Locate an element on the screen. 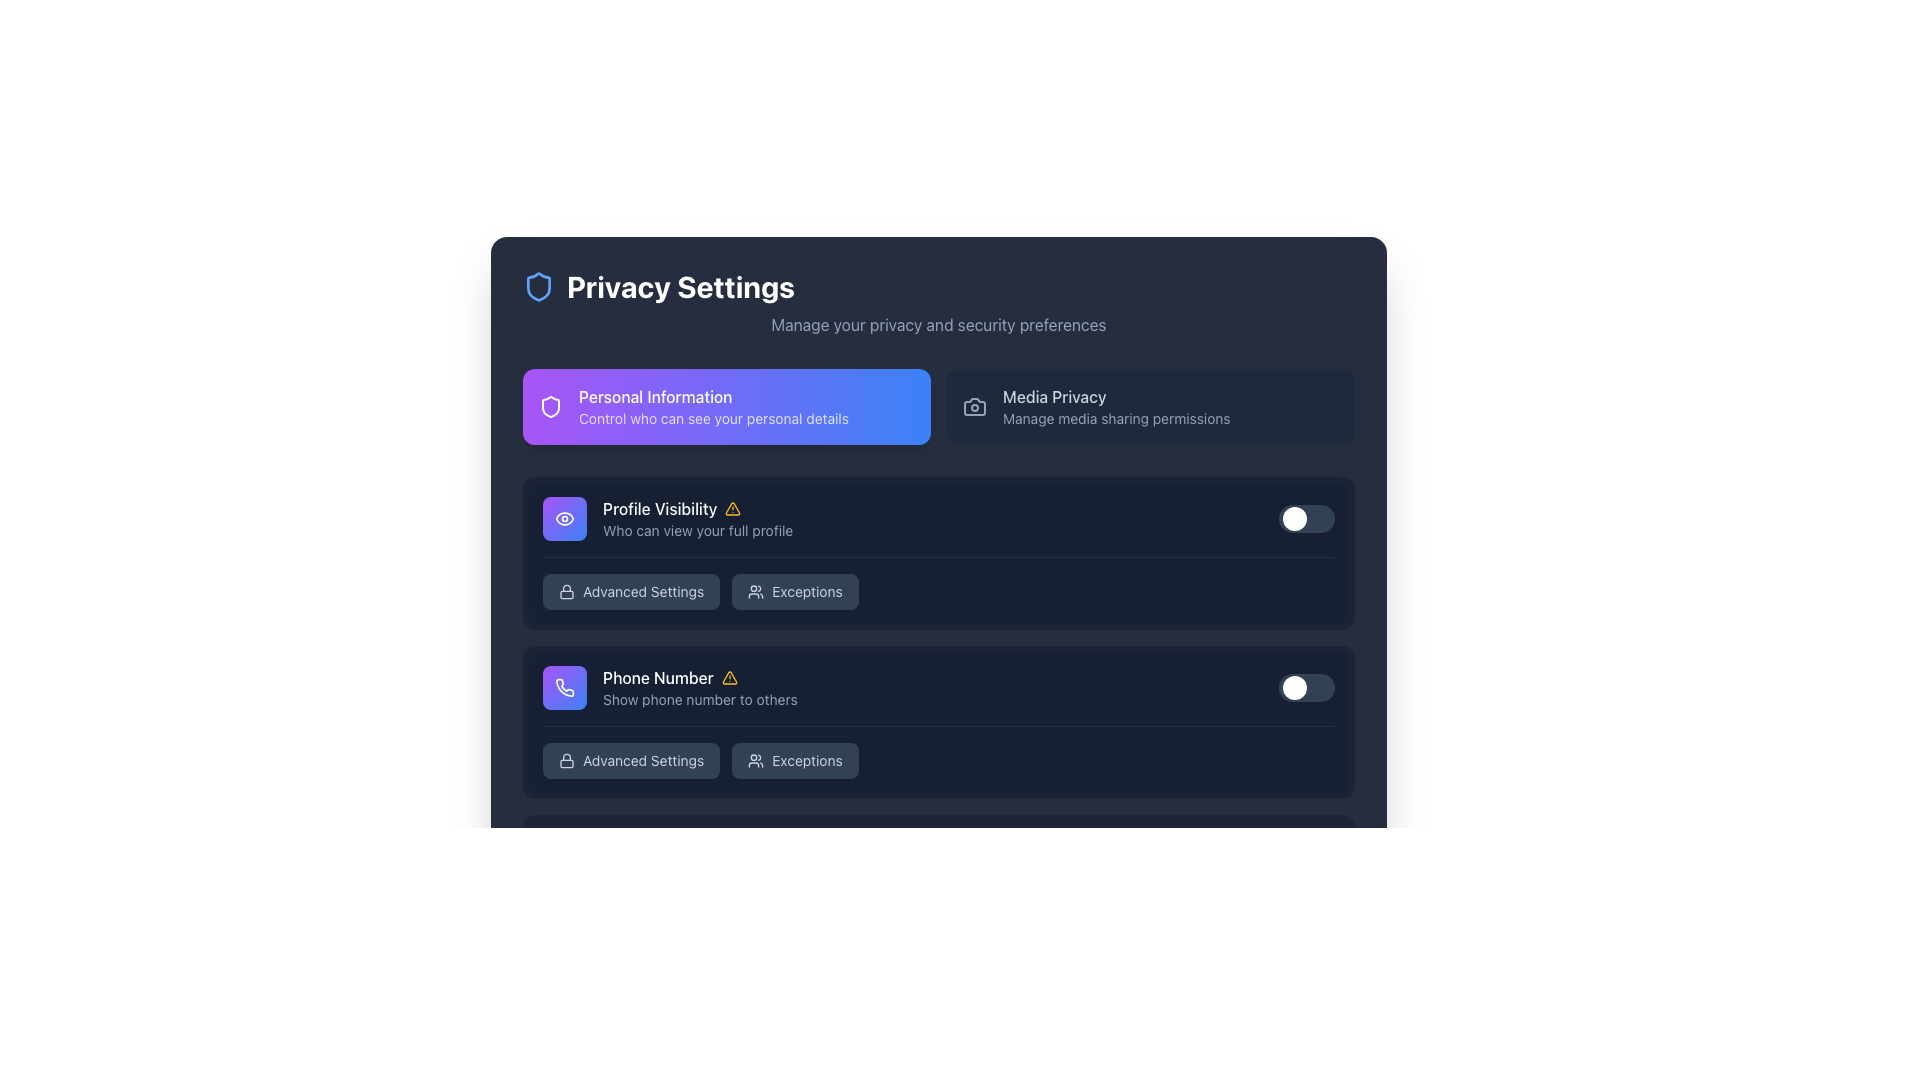 Image resolution: width=1920 pixels, height=1080 pixels. the Decorative icon located to the left of the 'Phone Number' label in the bottommost section of the 'Privacy Settings' pane to associate it with the 'Phone Number' setting is located at coordinates (564, 686).